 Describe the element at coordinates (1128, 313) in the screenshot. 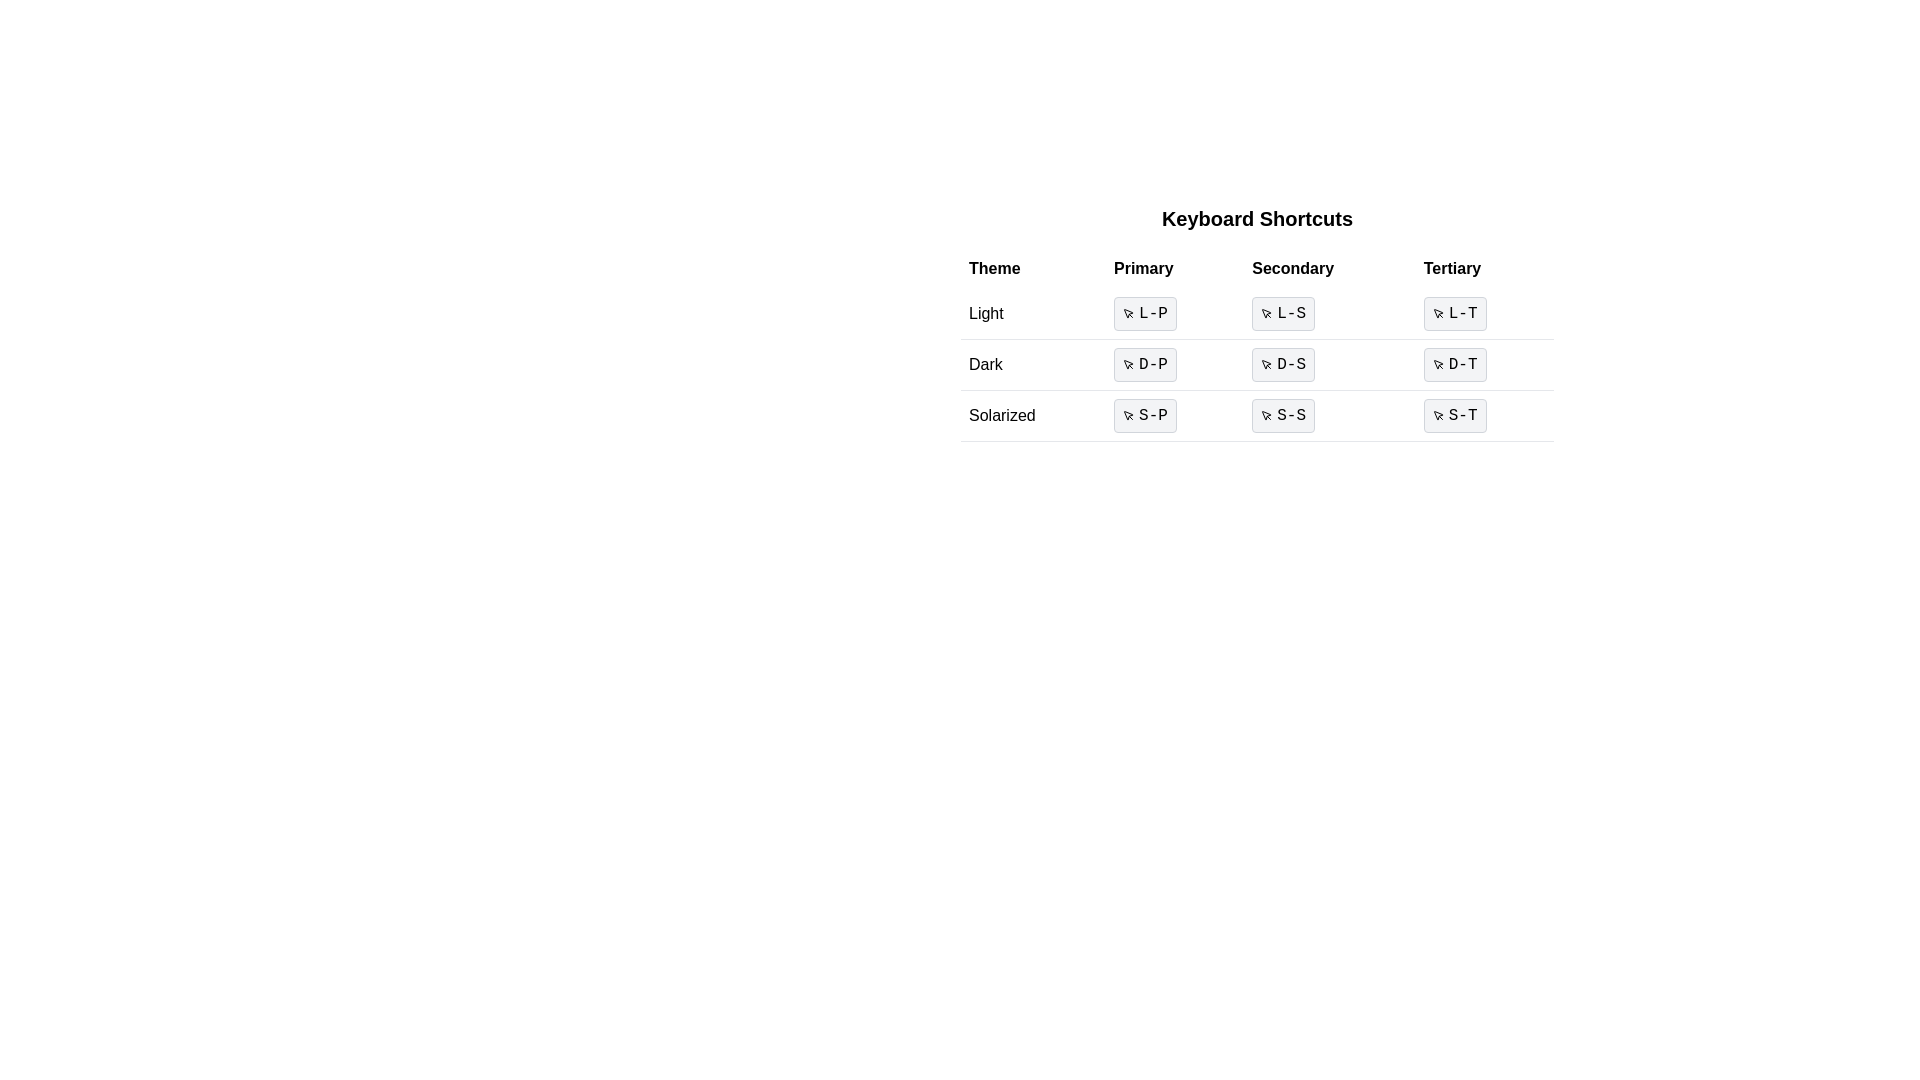

I see `the button labeled 'L-P' in the top left corner of the 'Primary' component under the 'Light' theme` at that location.